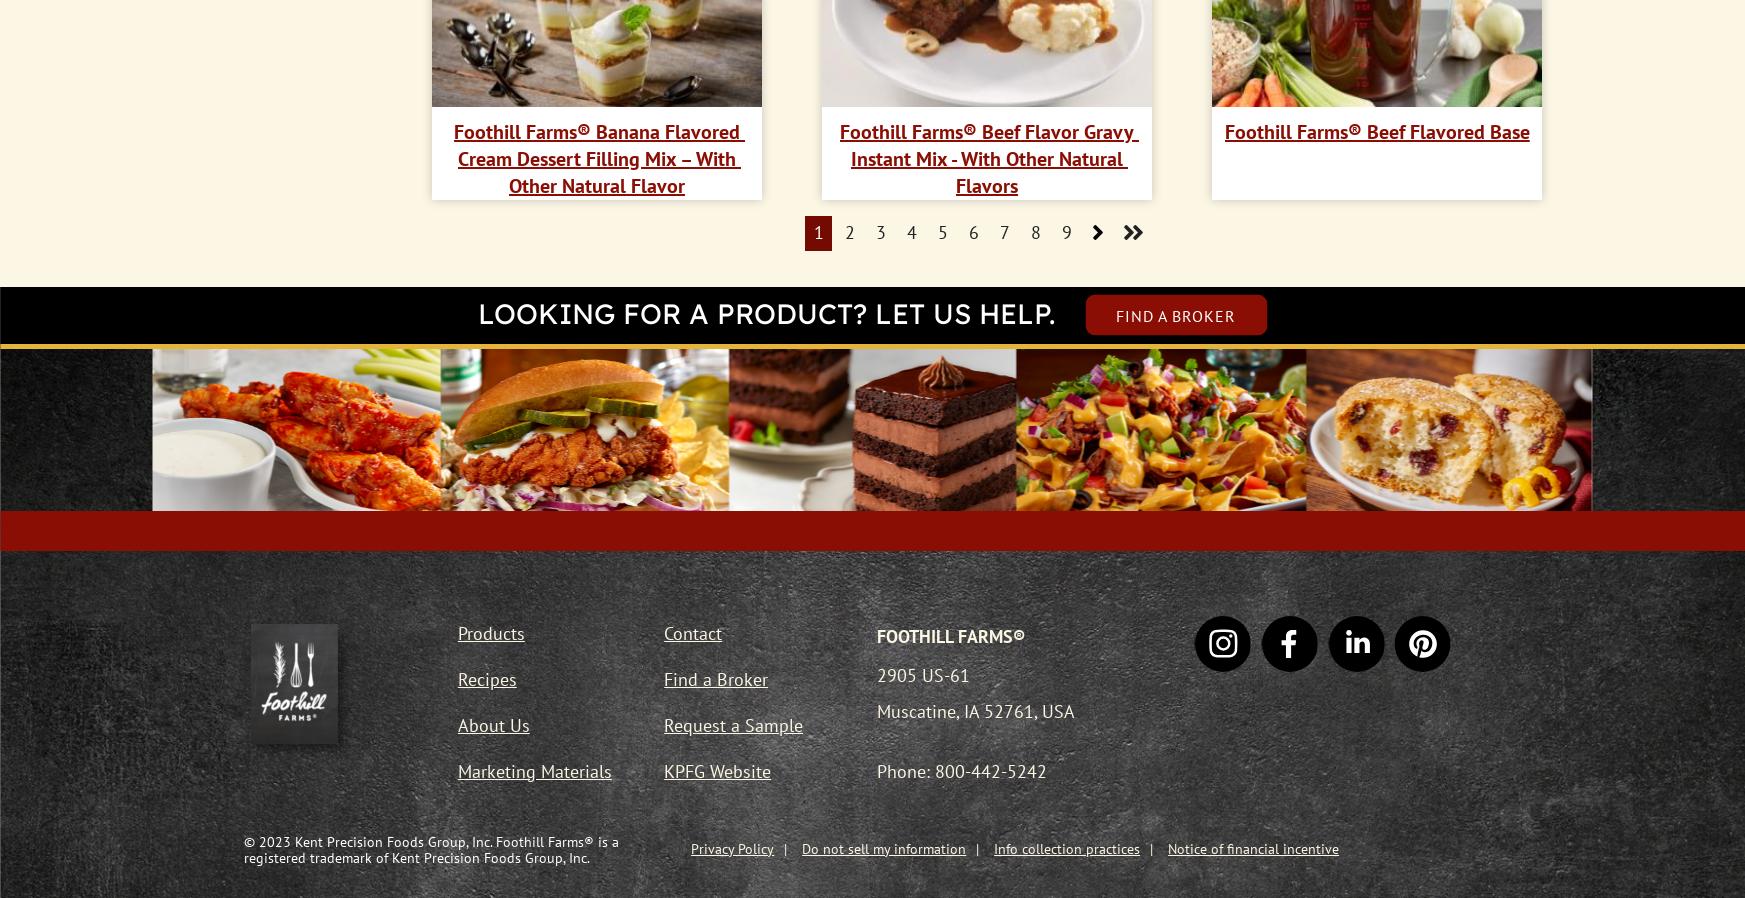 The height and width of the screenshot is (898, 1745). I want to click on 'Foothill Farms®', so click(951, 634).